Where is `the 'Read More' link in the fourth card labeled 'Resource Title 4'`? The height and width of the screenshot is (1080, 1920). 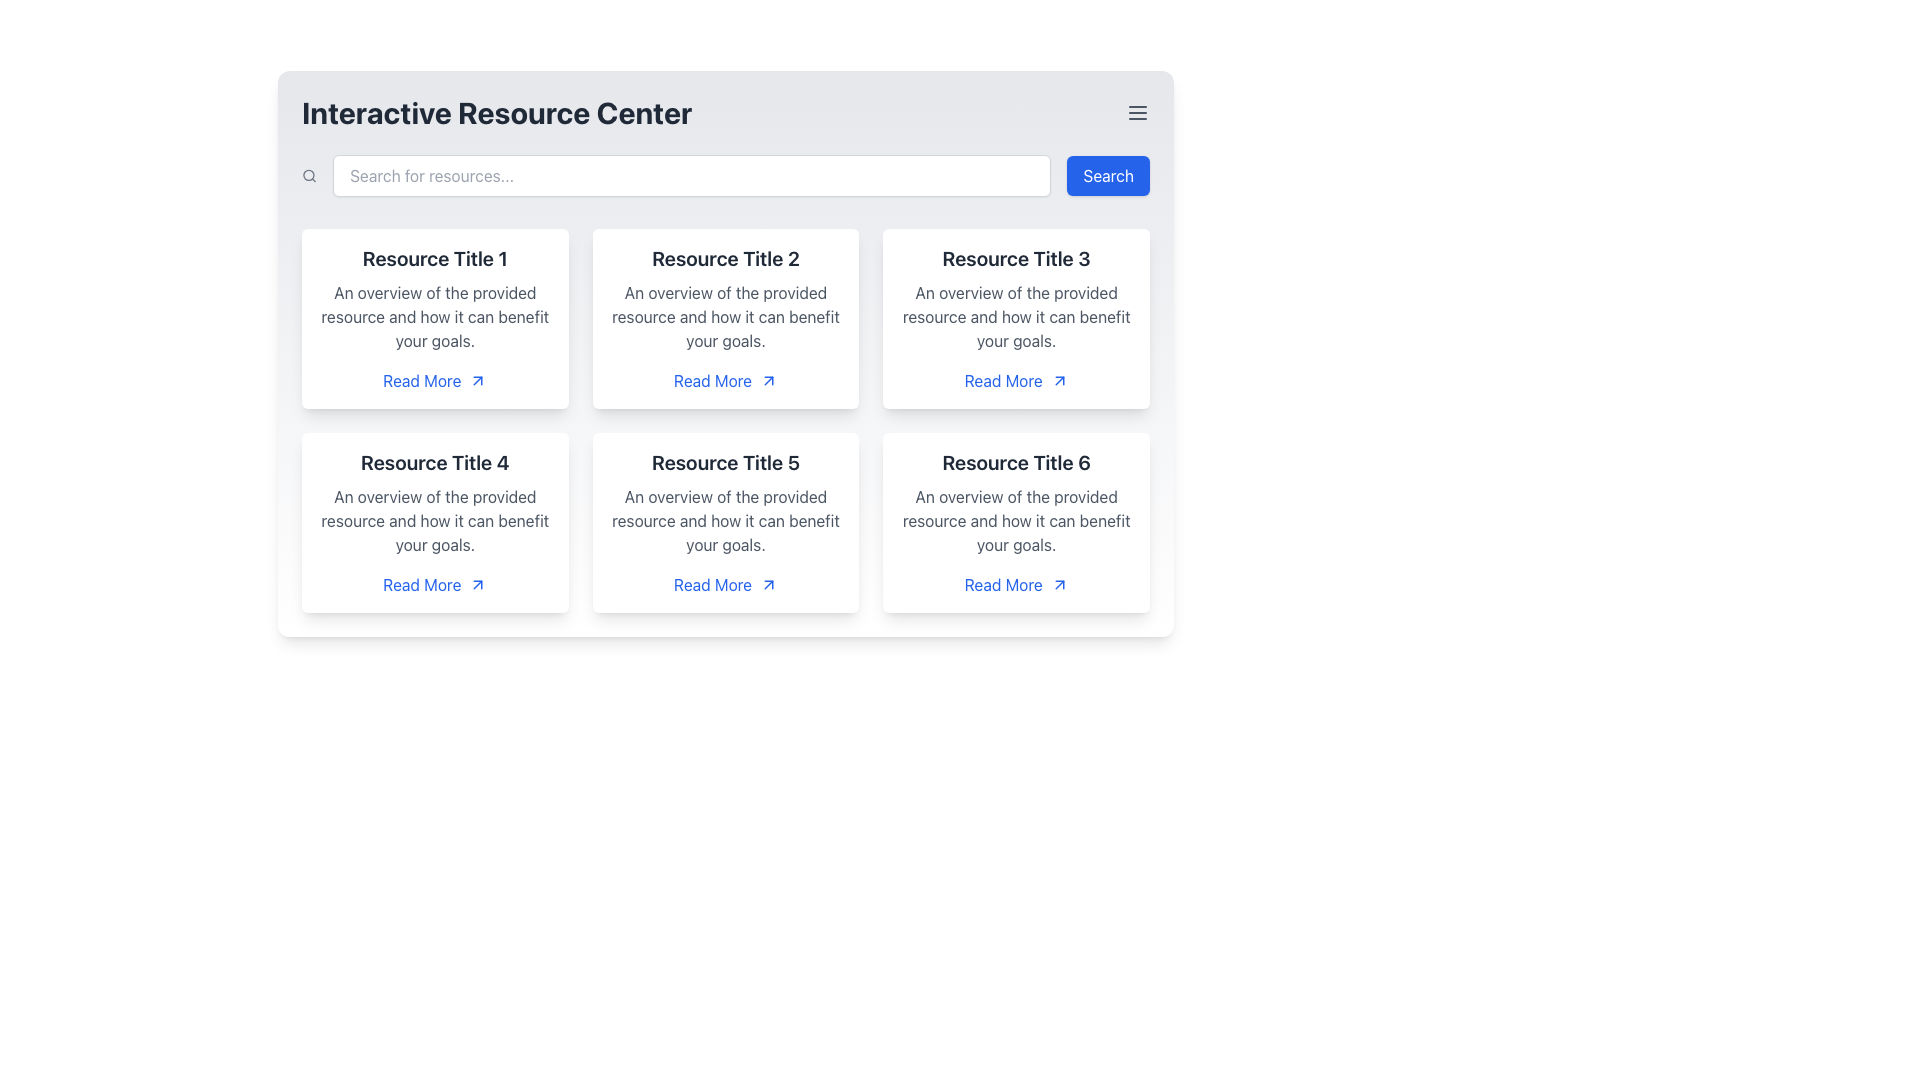
the 'Read More' link in the fourth card labeled 'Resource Title 4' is located at coordinates (477, 585).